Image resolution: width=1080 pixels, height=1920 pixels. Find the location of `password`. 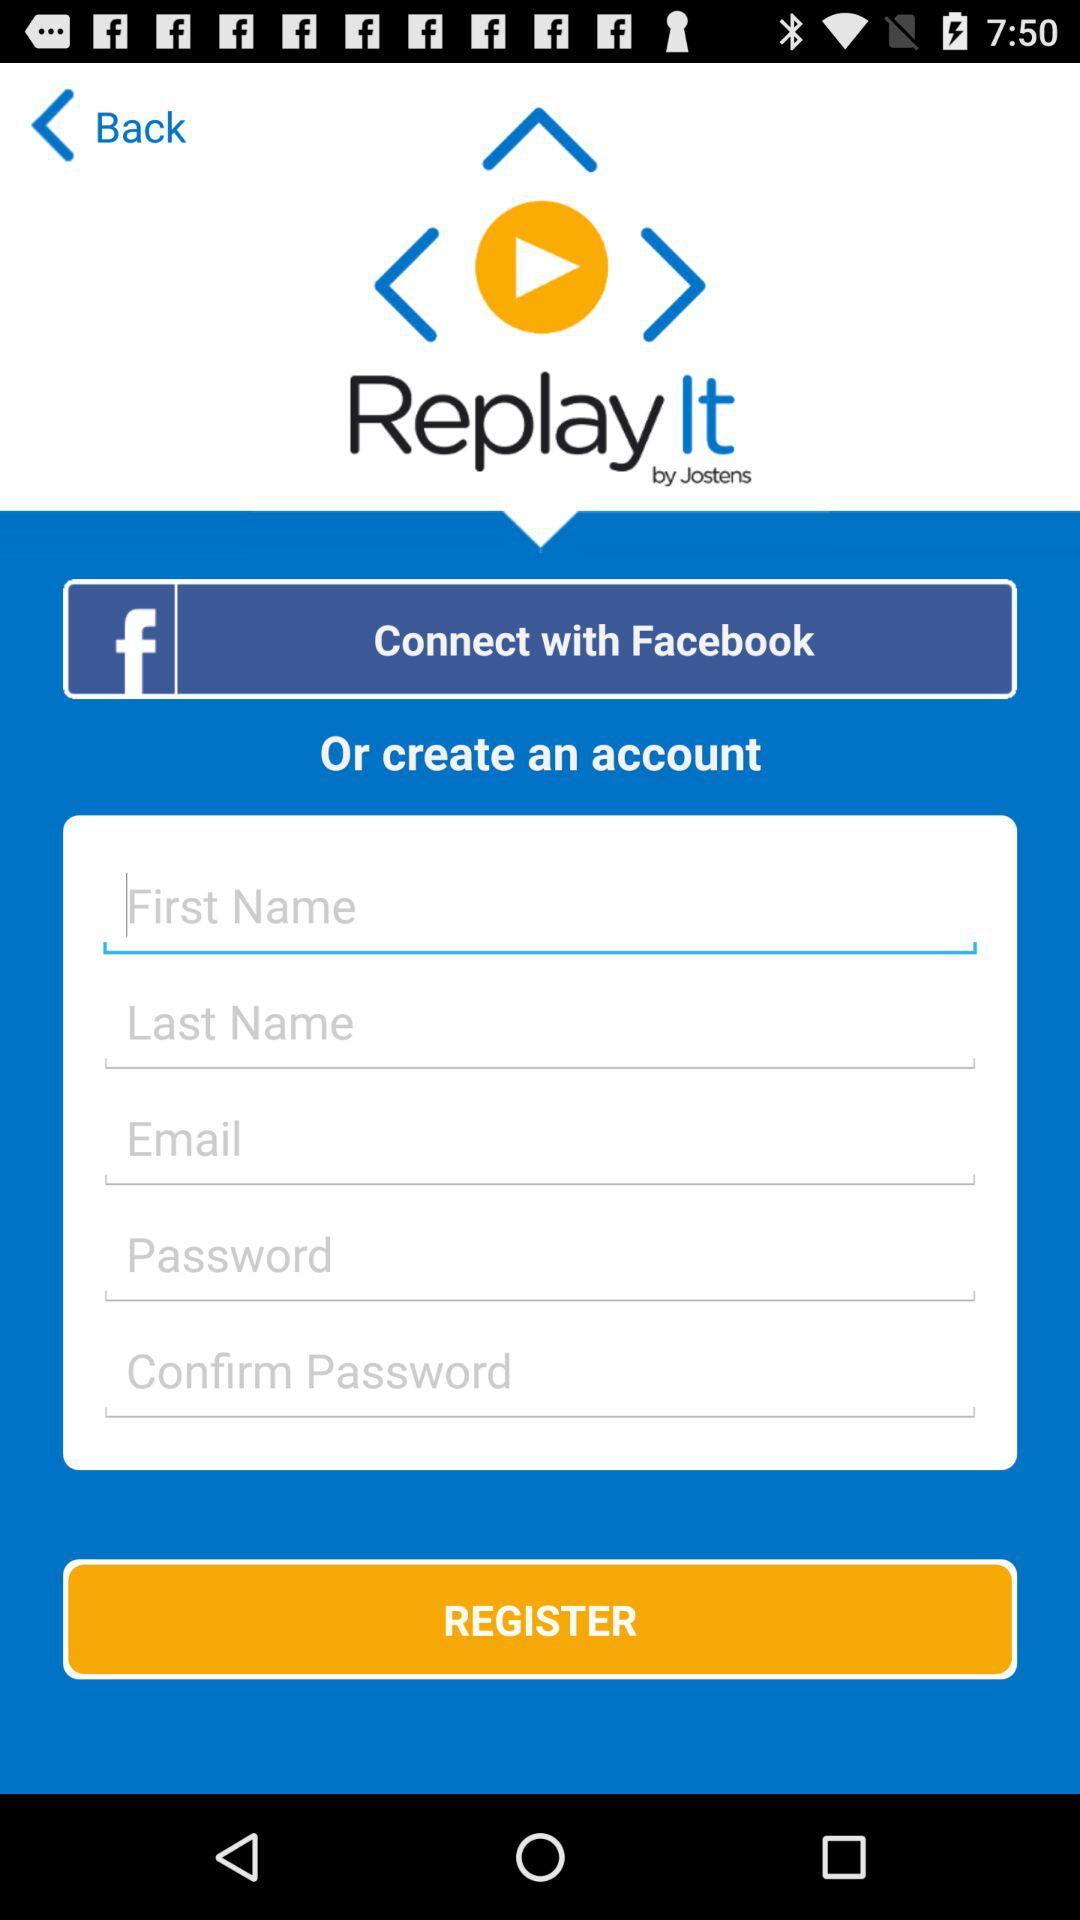

password is located at coordinates (540, 1368).